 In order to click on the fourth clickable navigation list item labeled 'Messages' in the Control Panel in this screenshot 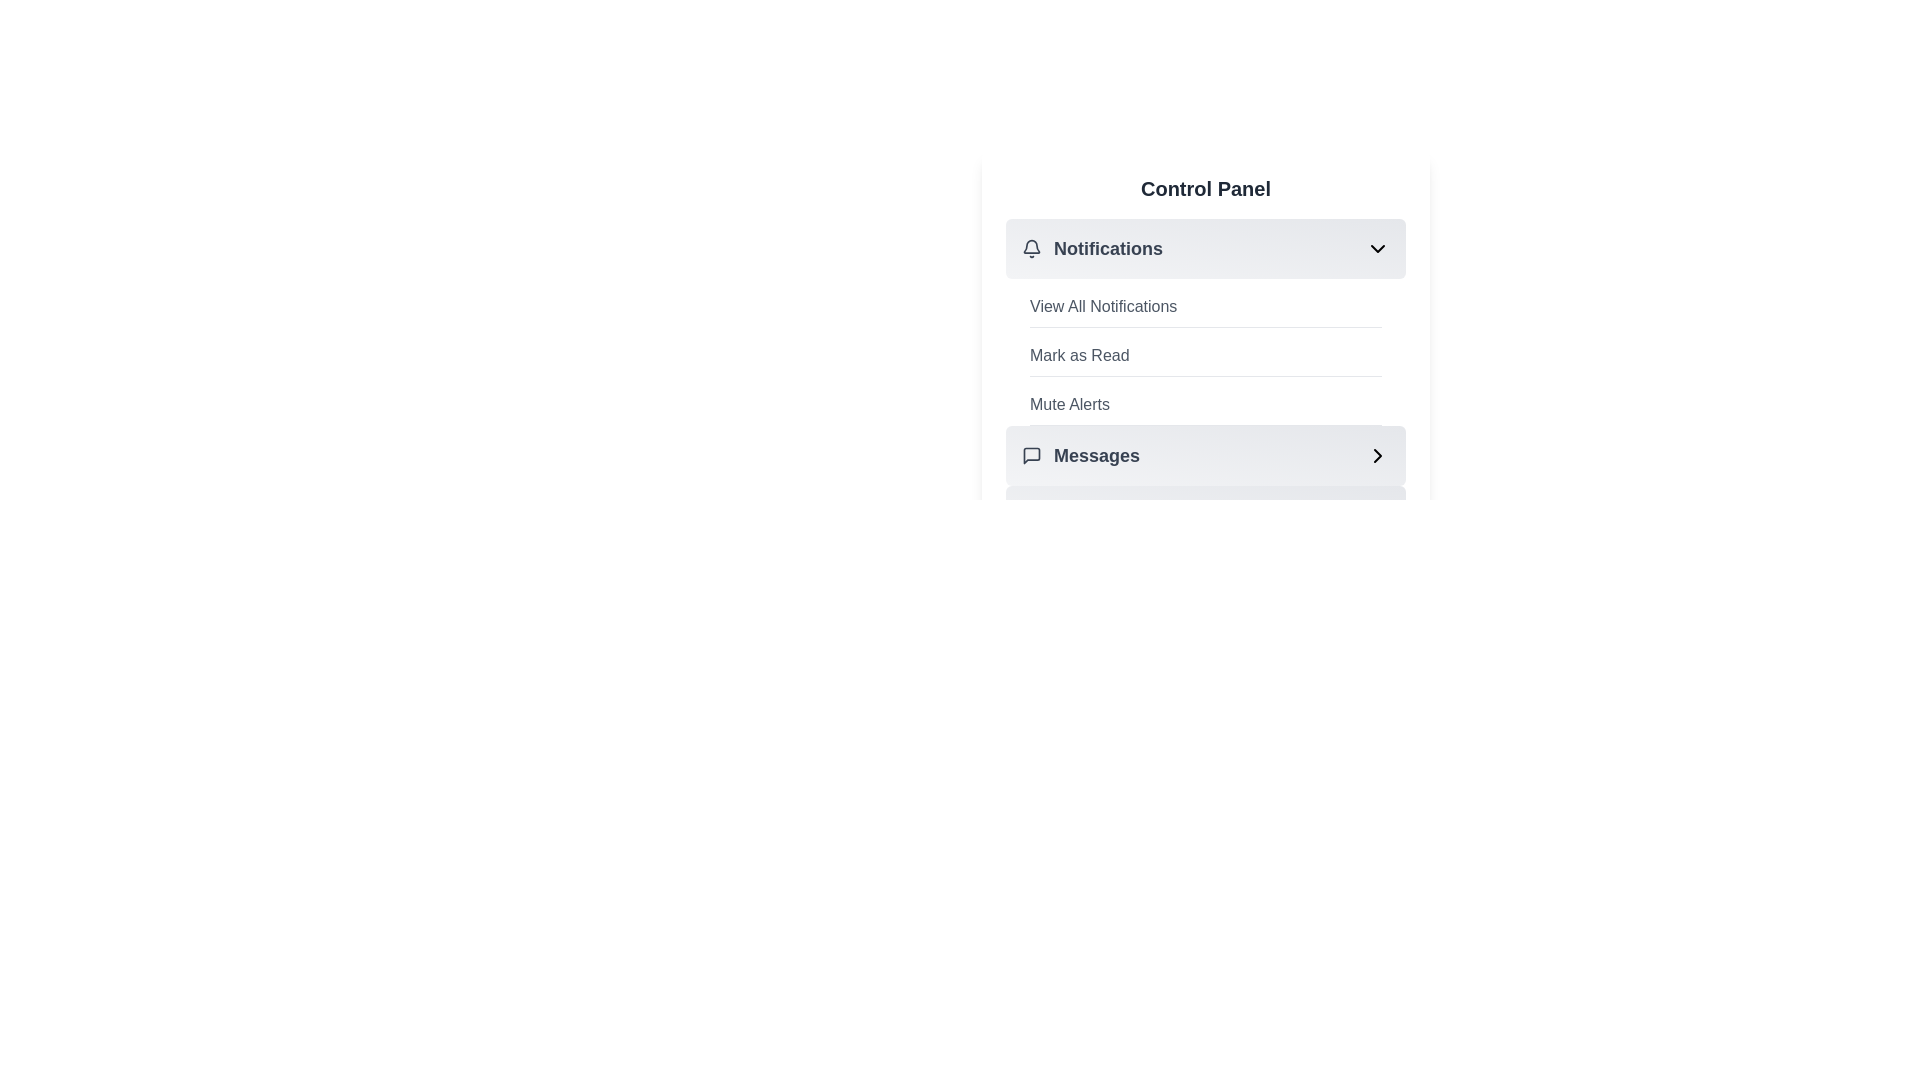, I will do `click(1204, 455)`.